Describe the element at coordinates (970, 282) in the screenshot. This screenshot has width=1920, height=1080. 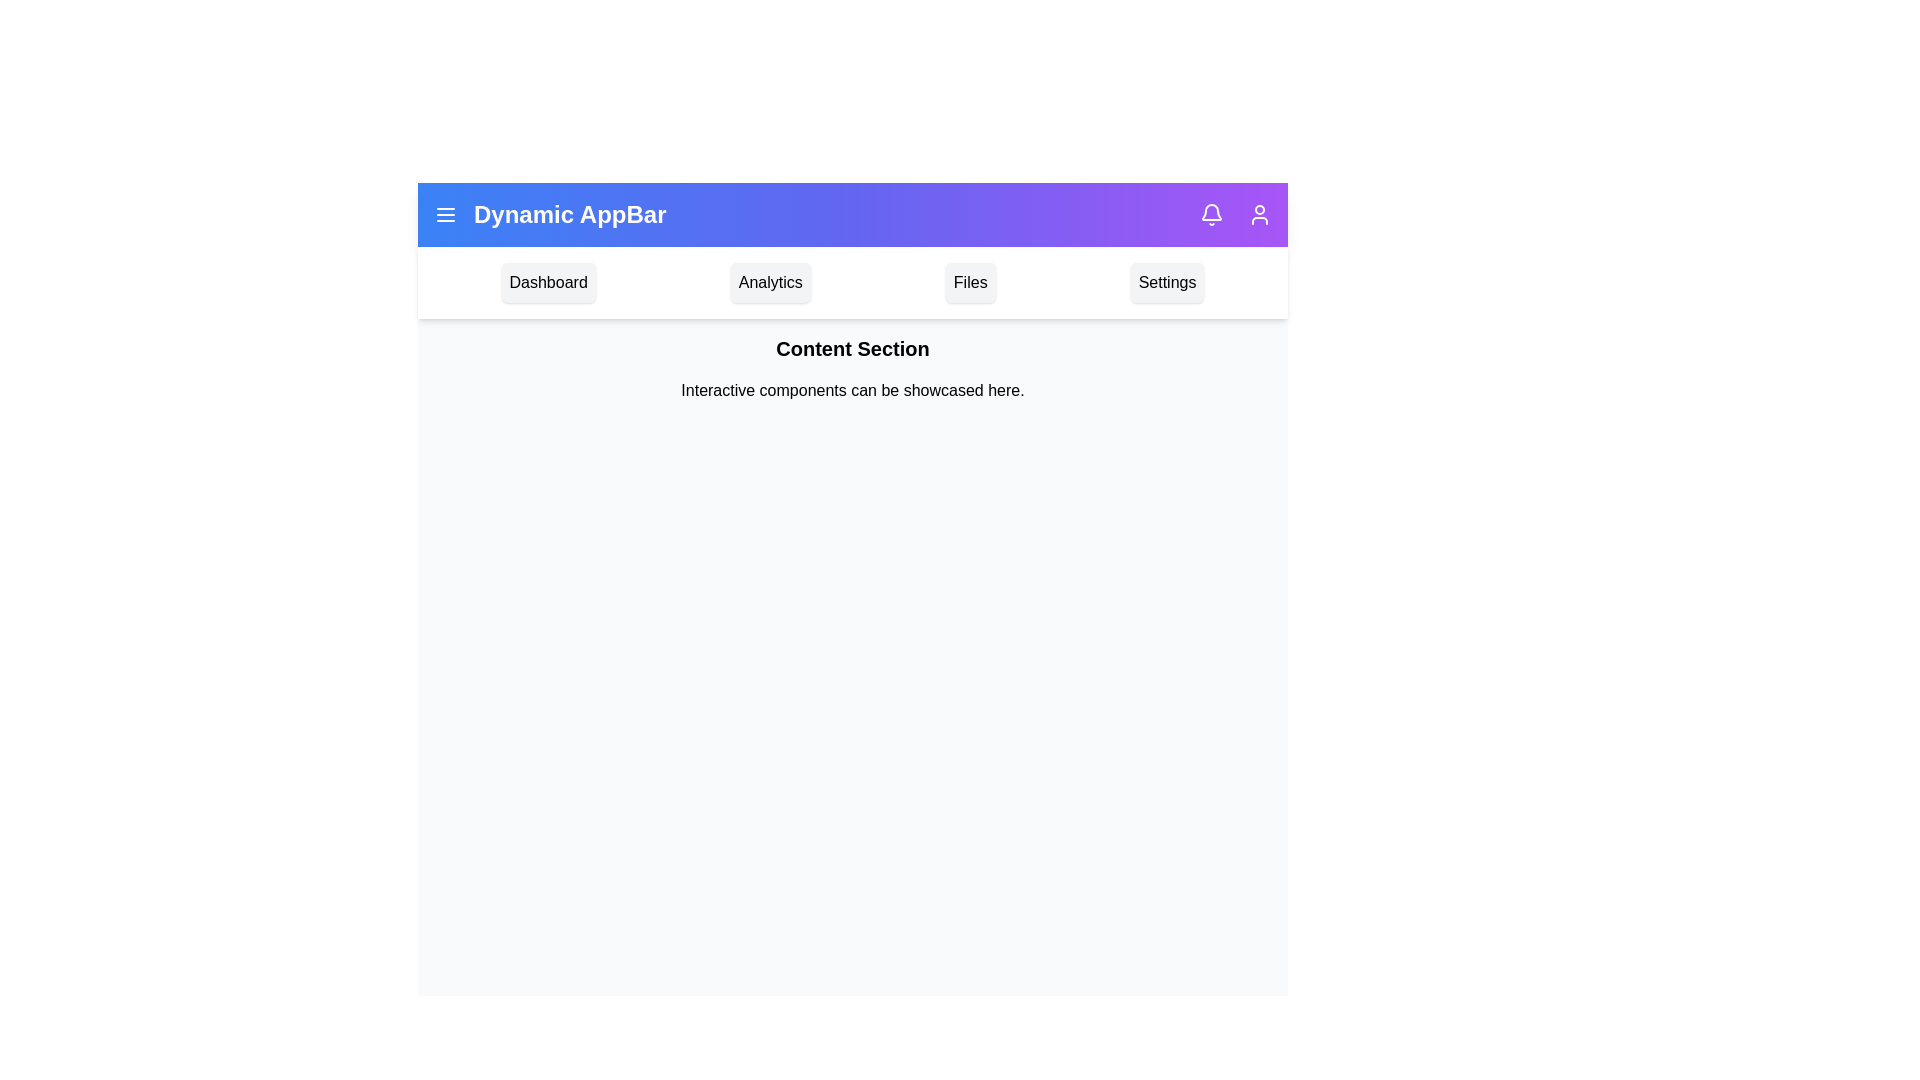
I see `the navigation menu item labeled Files` at that location.